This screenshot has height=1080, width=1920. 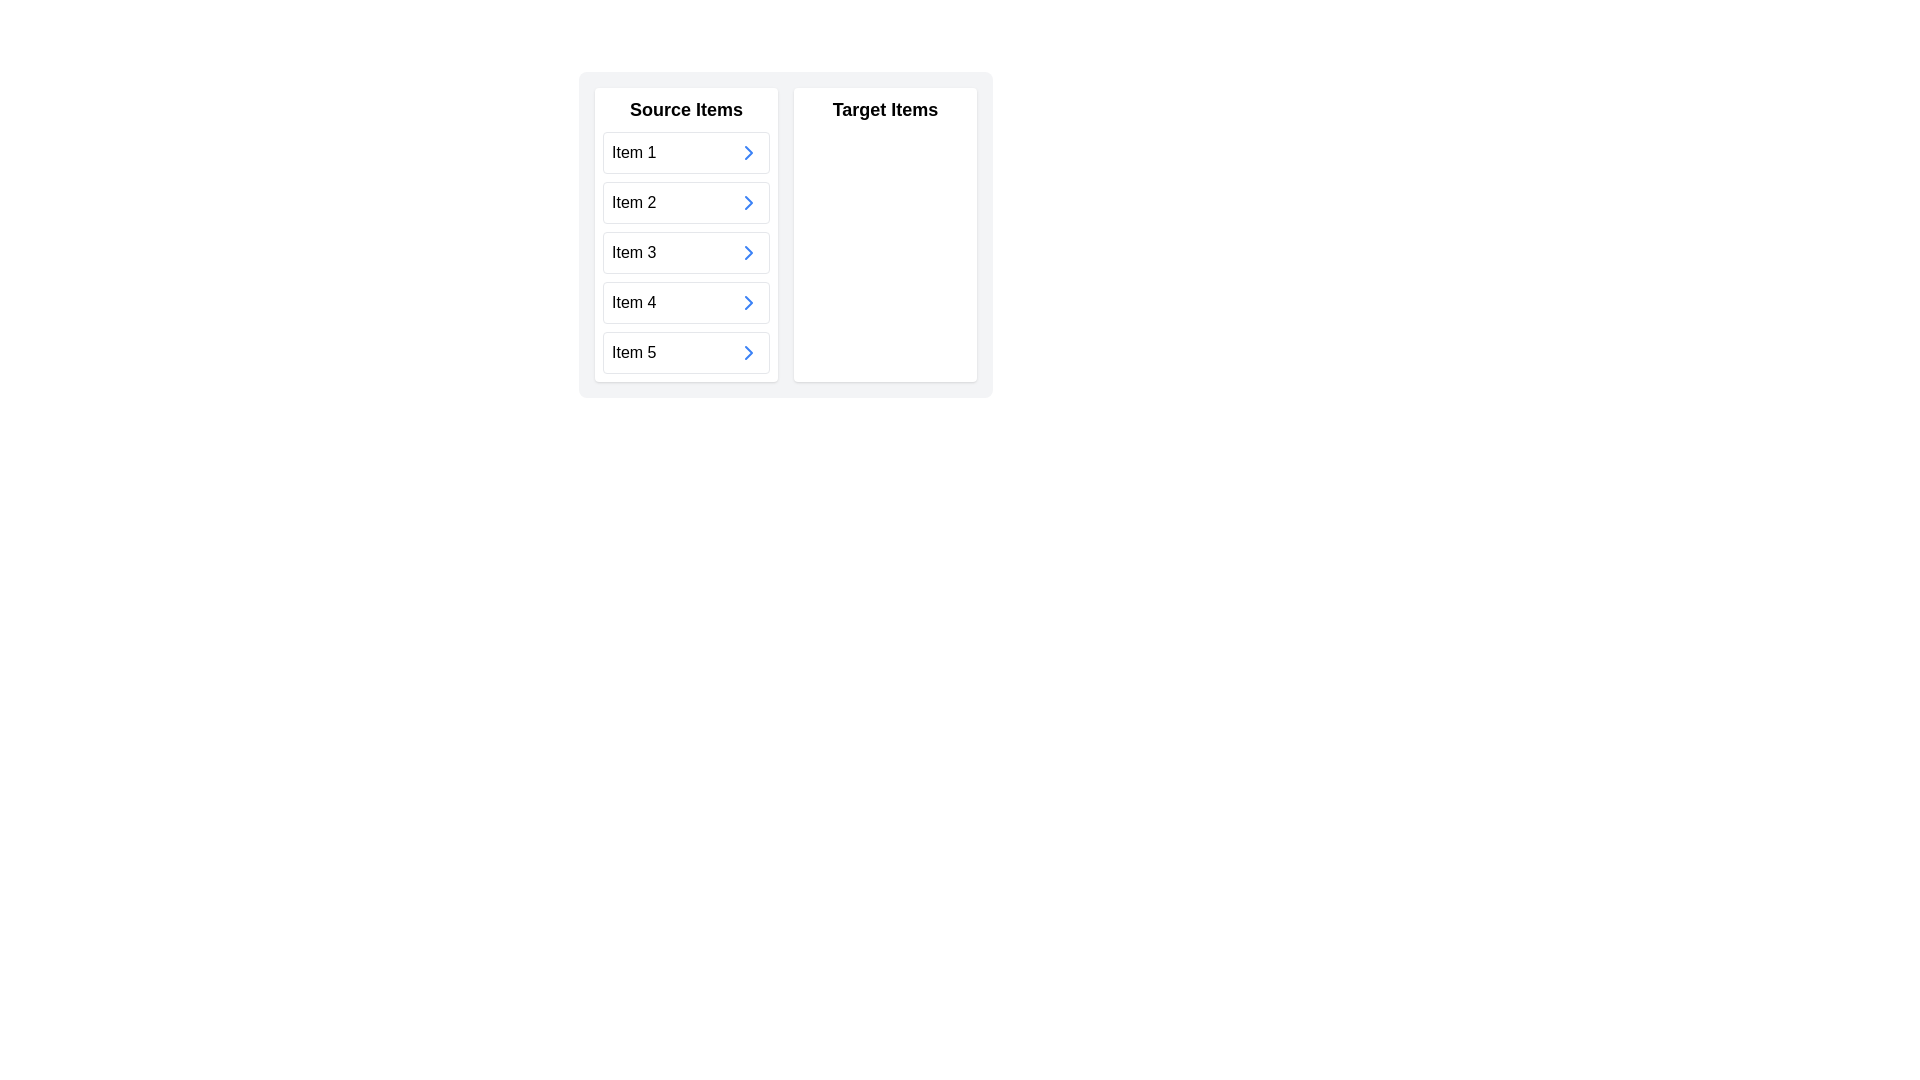 I want to click on assistive technologies, so click(x=632, y=303).